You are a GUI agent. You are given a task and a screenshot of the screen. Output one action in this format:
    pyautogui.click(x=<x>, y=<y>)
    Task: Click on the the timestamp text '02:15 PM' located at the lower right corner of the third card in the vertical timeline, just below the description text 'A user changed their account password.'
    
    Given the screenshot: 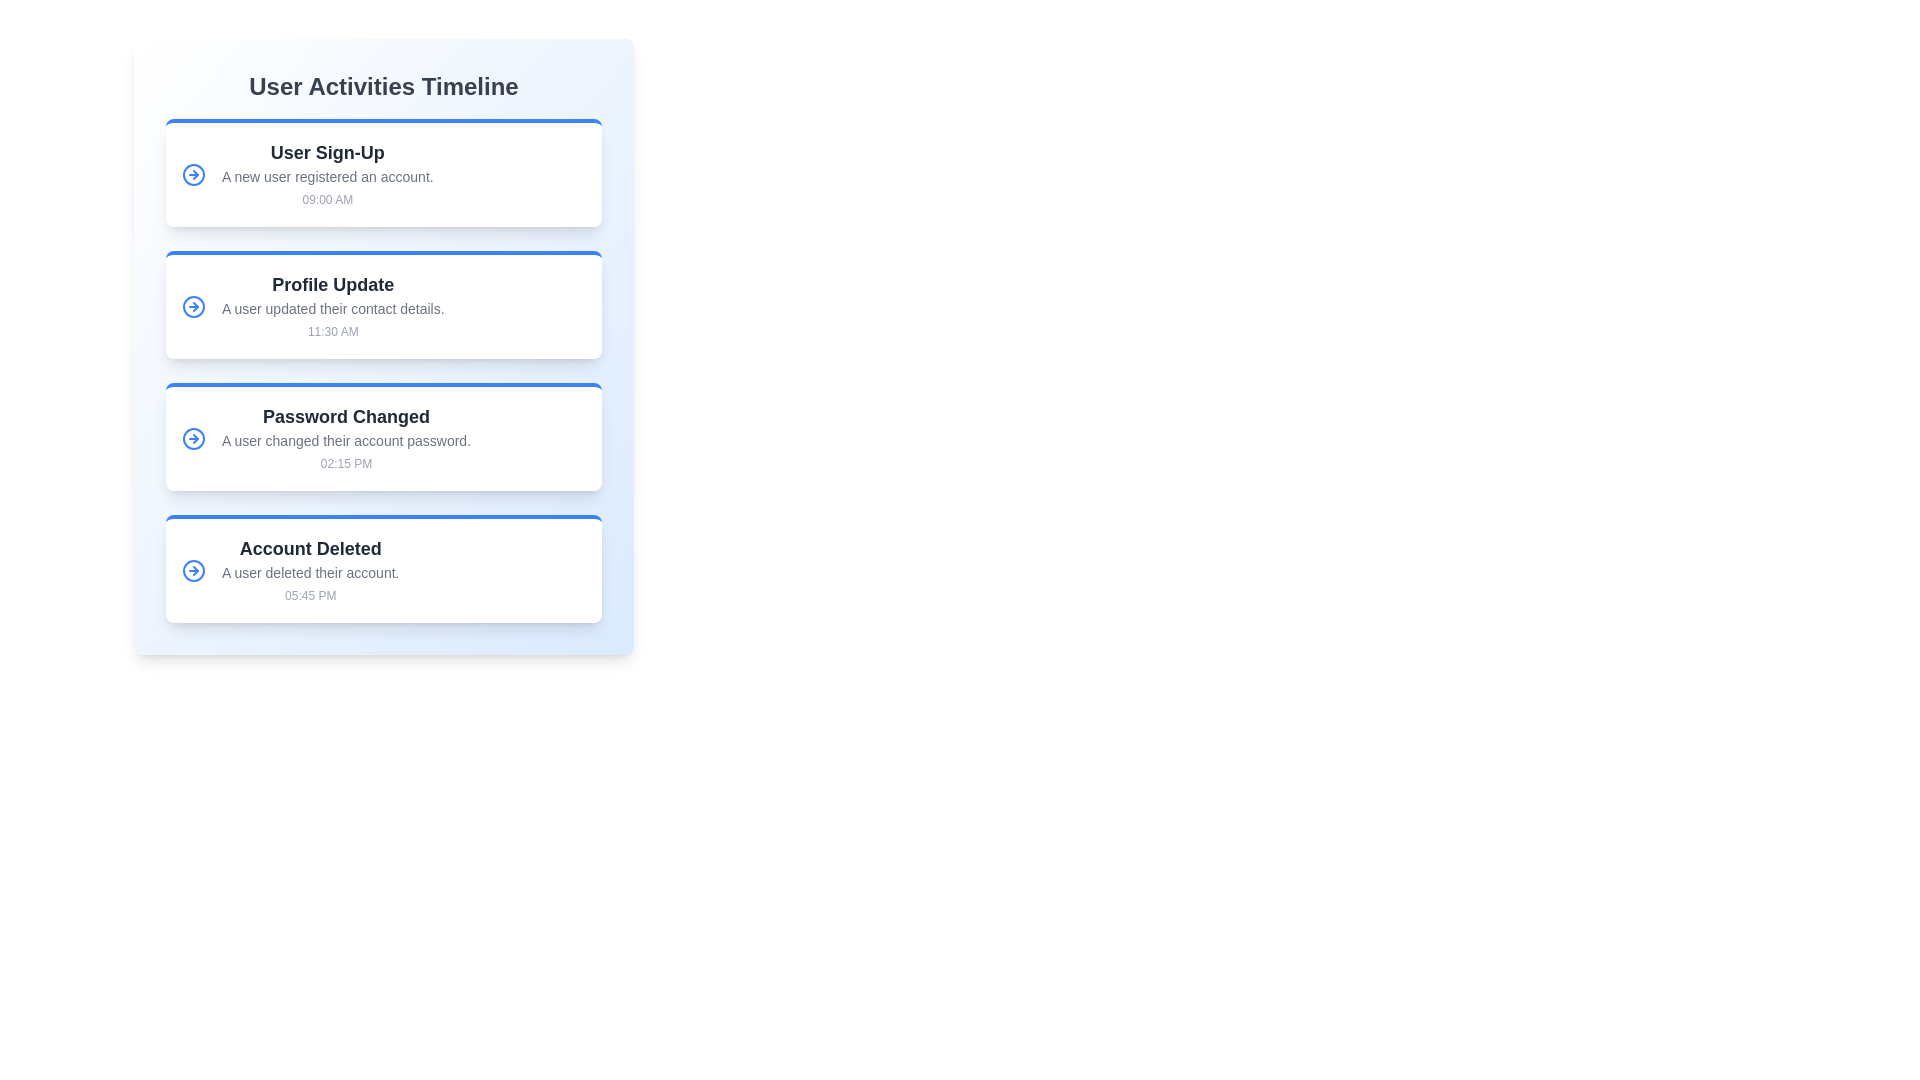 What is the action you would take?
    pyautogui.click(x=346, y=463)
    